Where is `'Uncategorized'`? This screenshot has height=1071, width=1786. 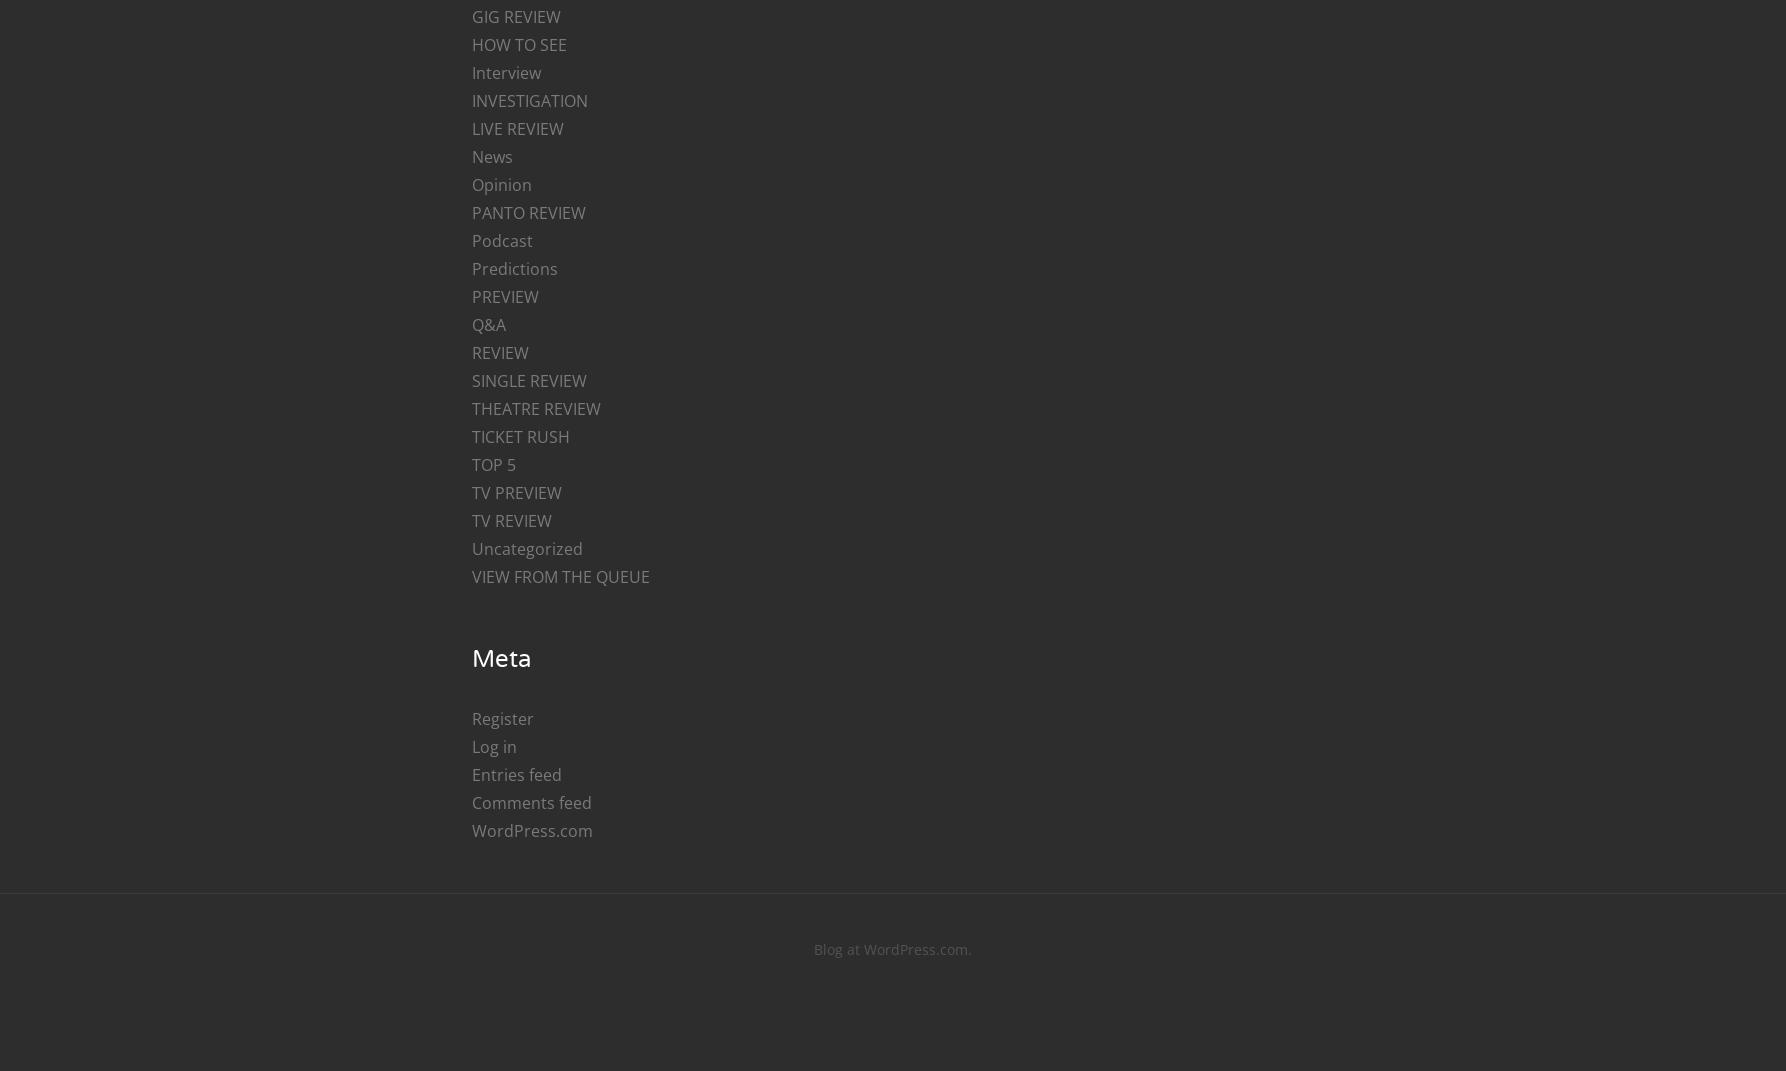 'Uncategorized' is located at coordinates (525, 548).